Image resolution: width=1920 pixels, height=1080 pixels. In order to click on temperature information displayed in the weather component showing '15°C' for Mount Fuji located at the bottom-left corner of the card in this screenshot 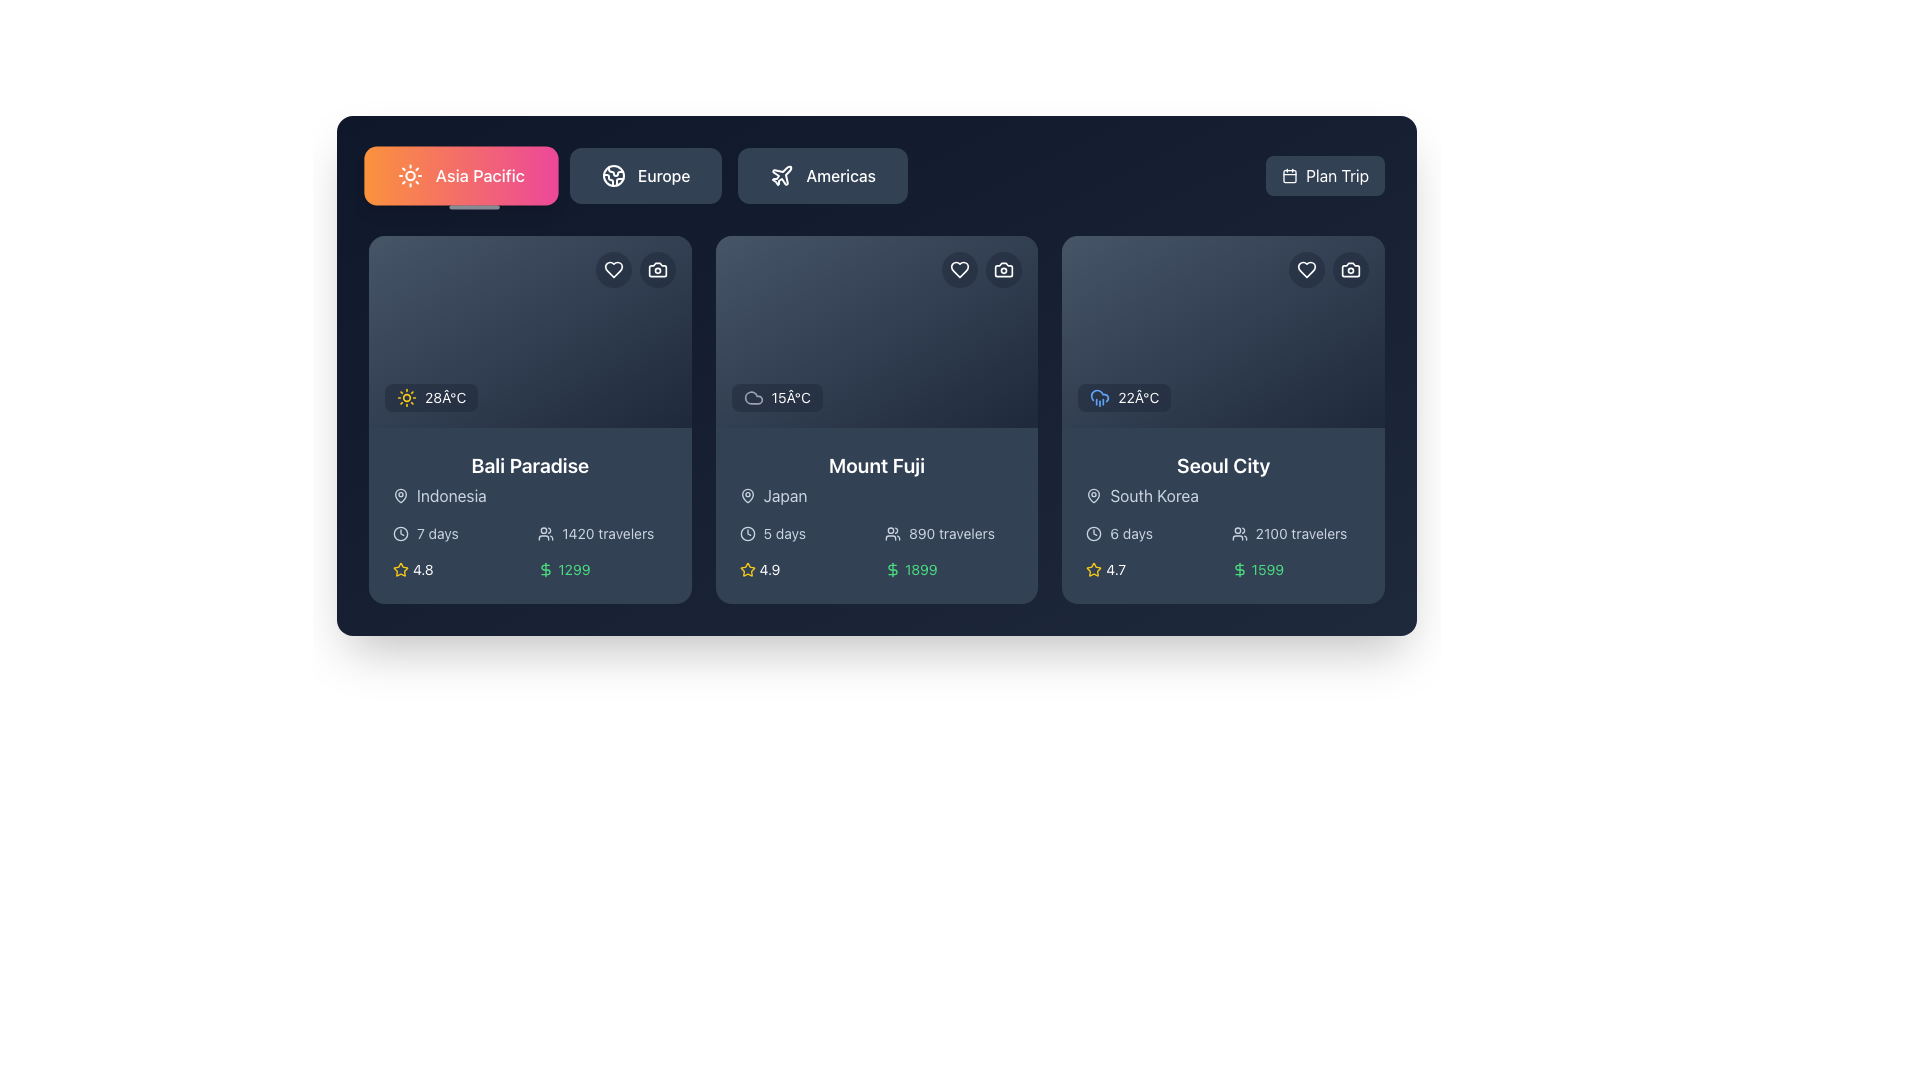, I will do `click(776, 397)`.